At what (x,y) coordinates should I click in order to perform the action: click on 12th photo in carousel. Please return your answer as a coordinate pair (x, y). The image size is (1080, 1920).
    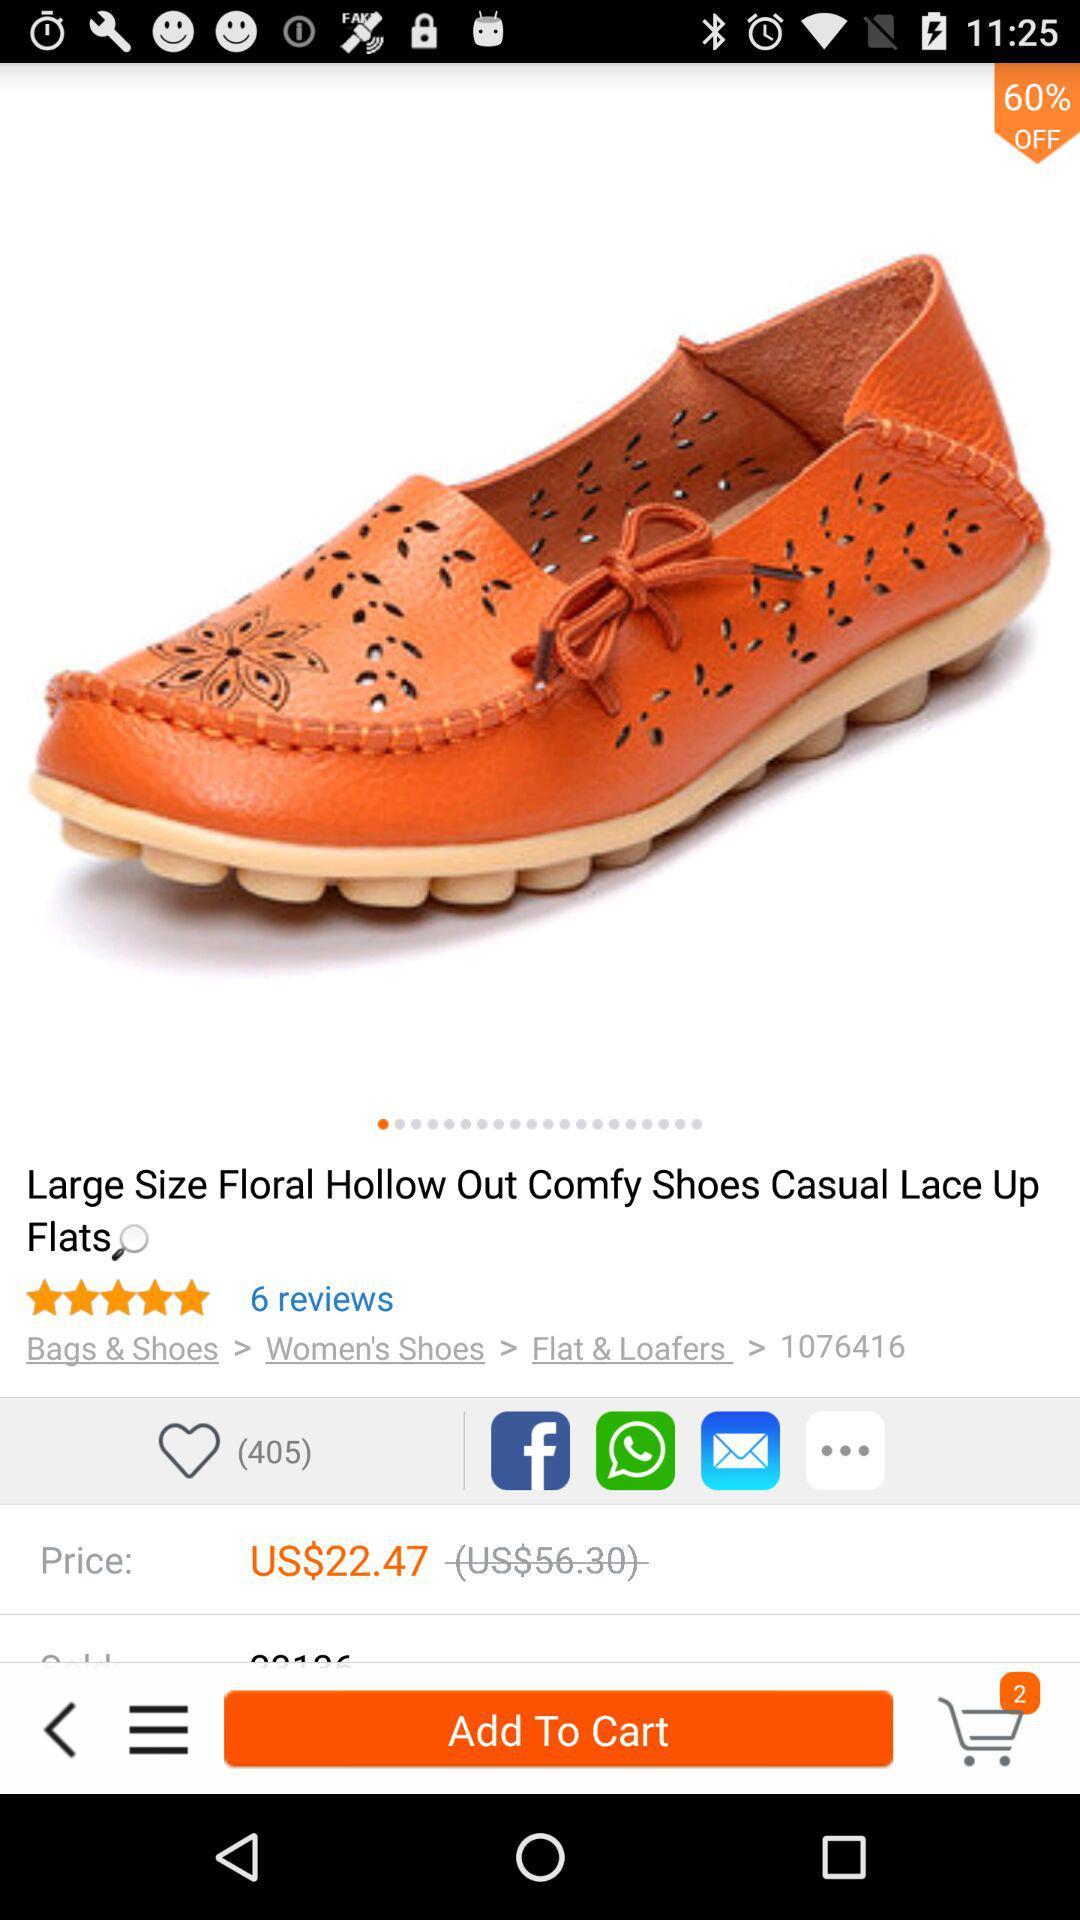
    Looking at the image, I should click on (564, 1124).